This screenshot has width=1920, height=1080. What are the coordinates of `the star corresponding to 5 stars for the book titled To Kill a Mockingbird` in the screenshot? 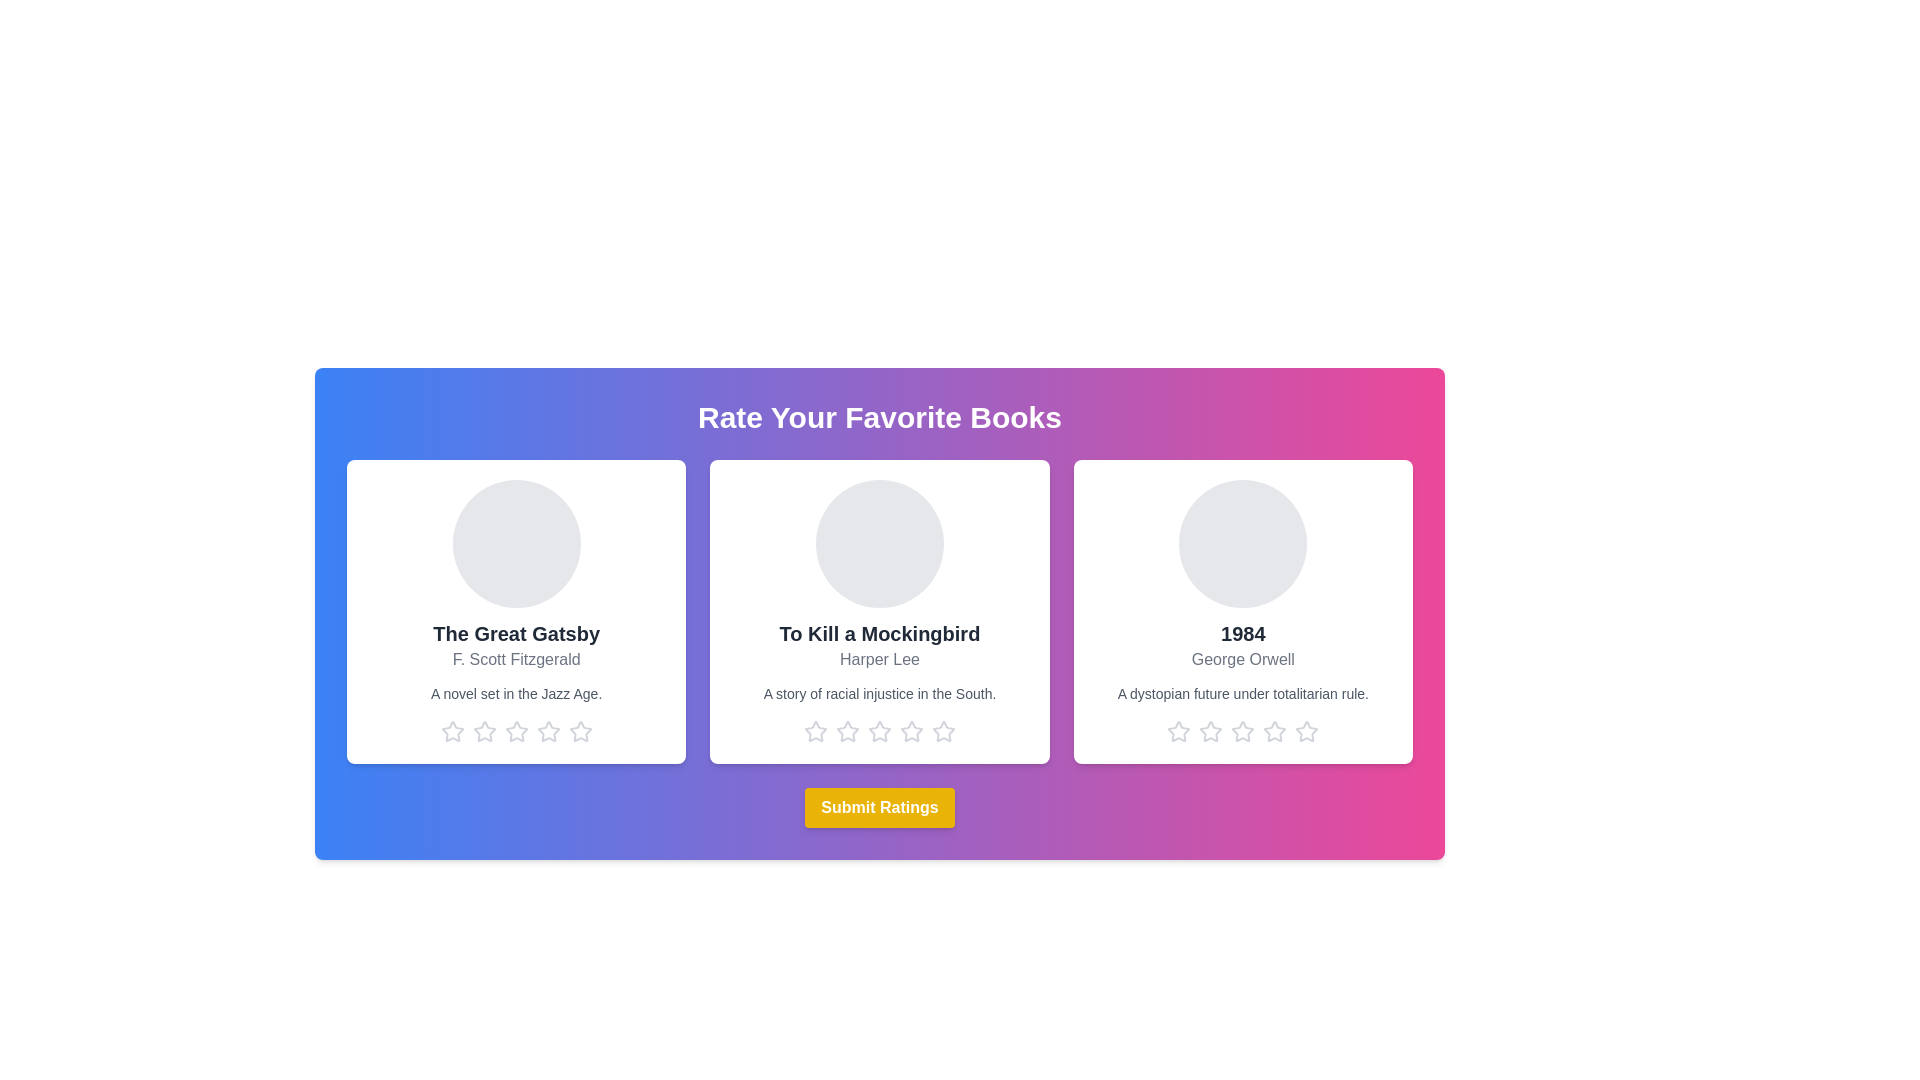 It's located at (943, 732).